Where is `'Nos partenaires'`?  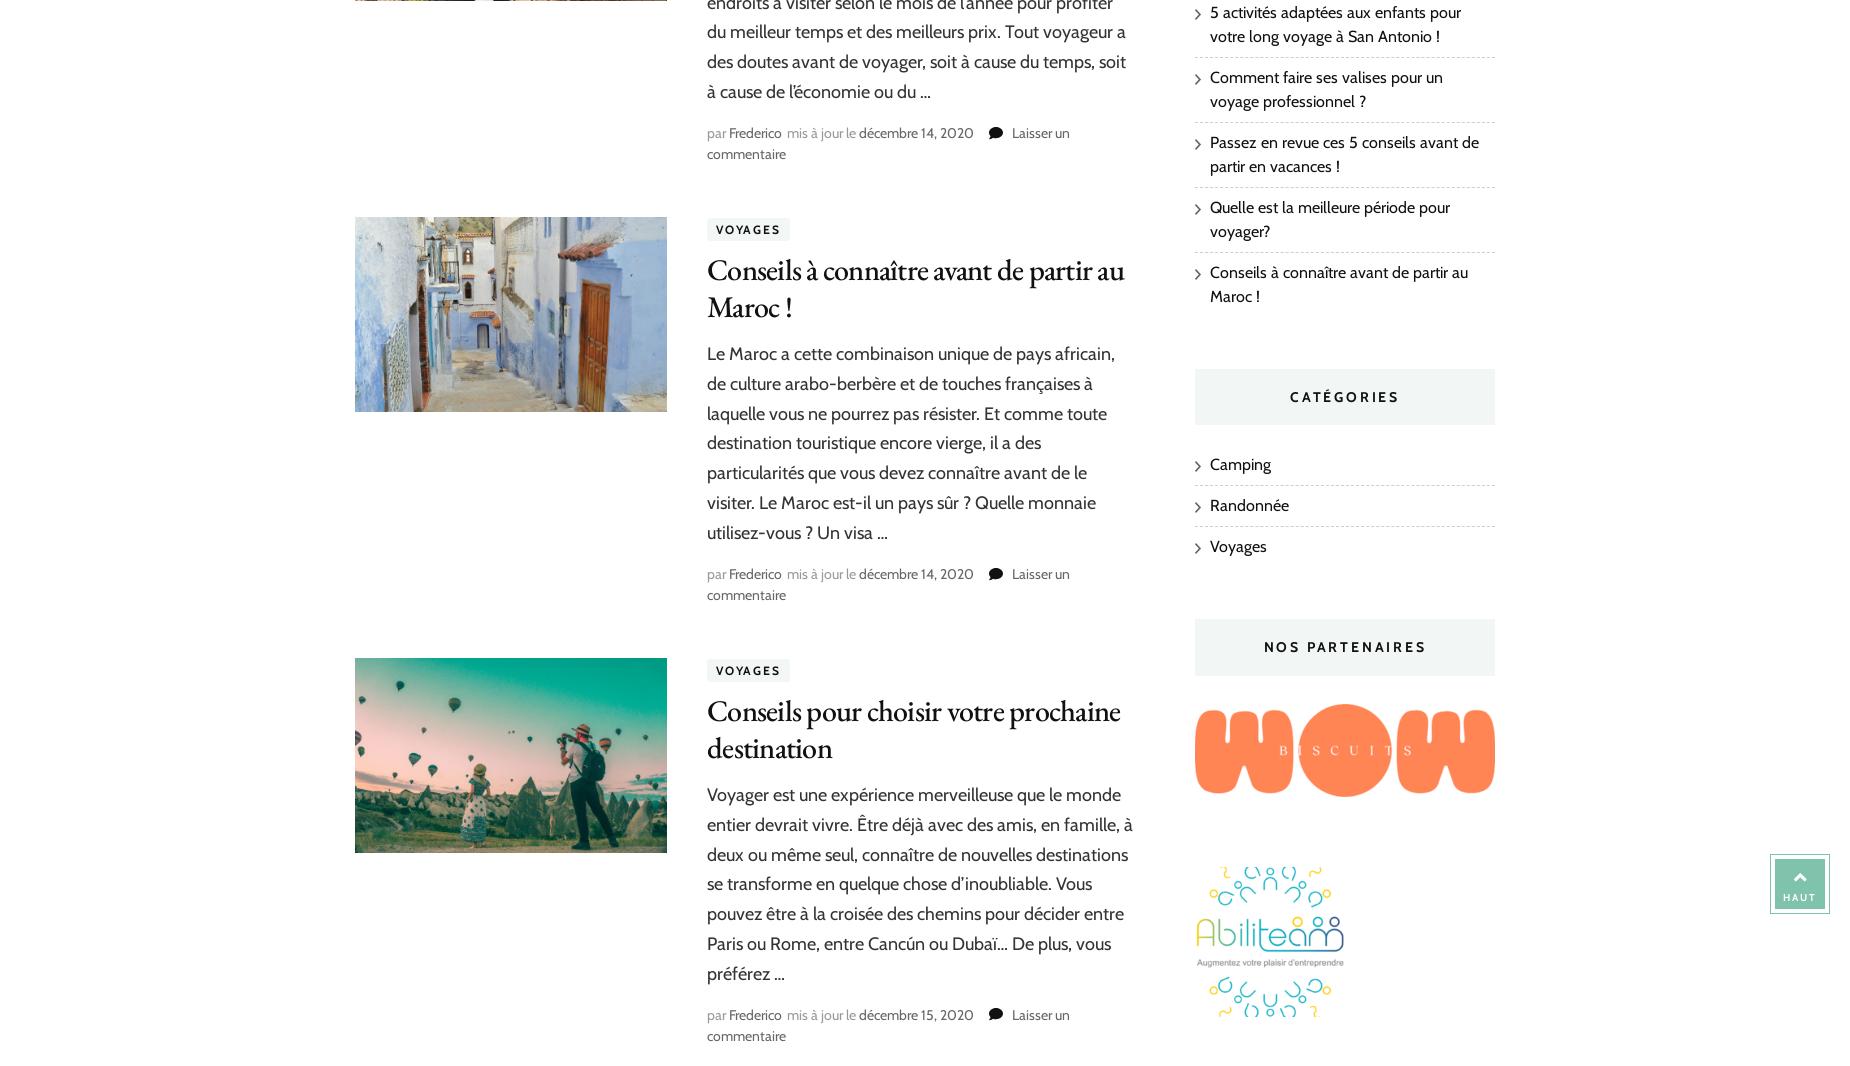 'Nos partenaires' is located at coordinates (1343, 645).